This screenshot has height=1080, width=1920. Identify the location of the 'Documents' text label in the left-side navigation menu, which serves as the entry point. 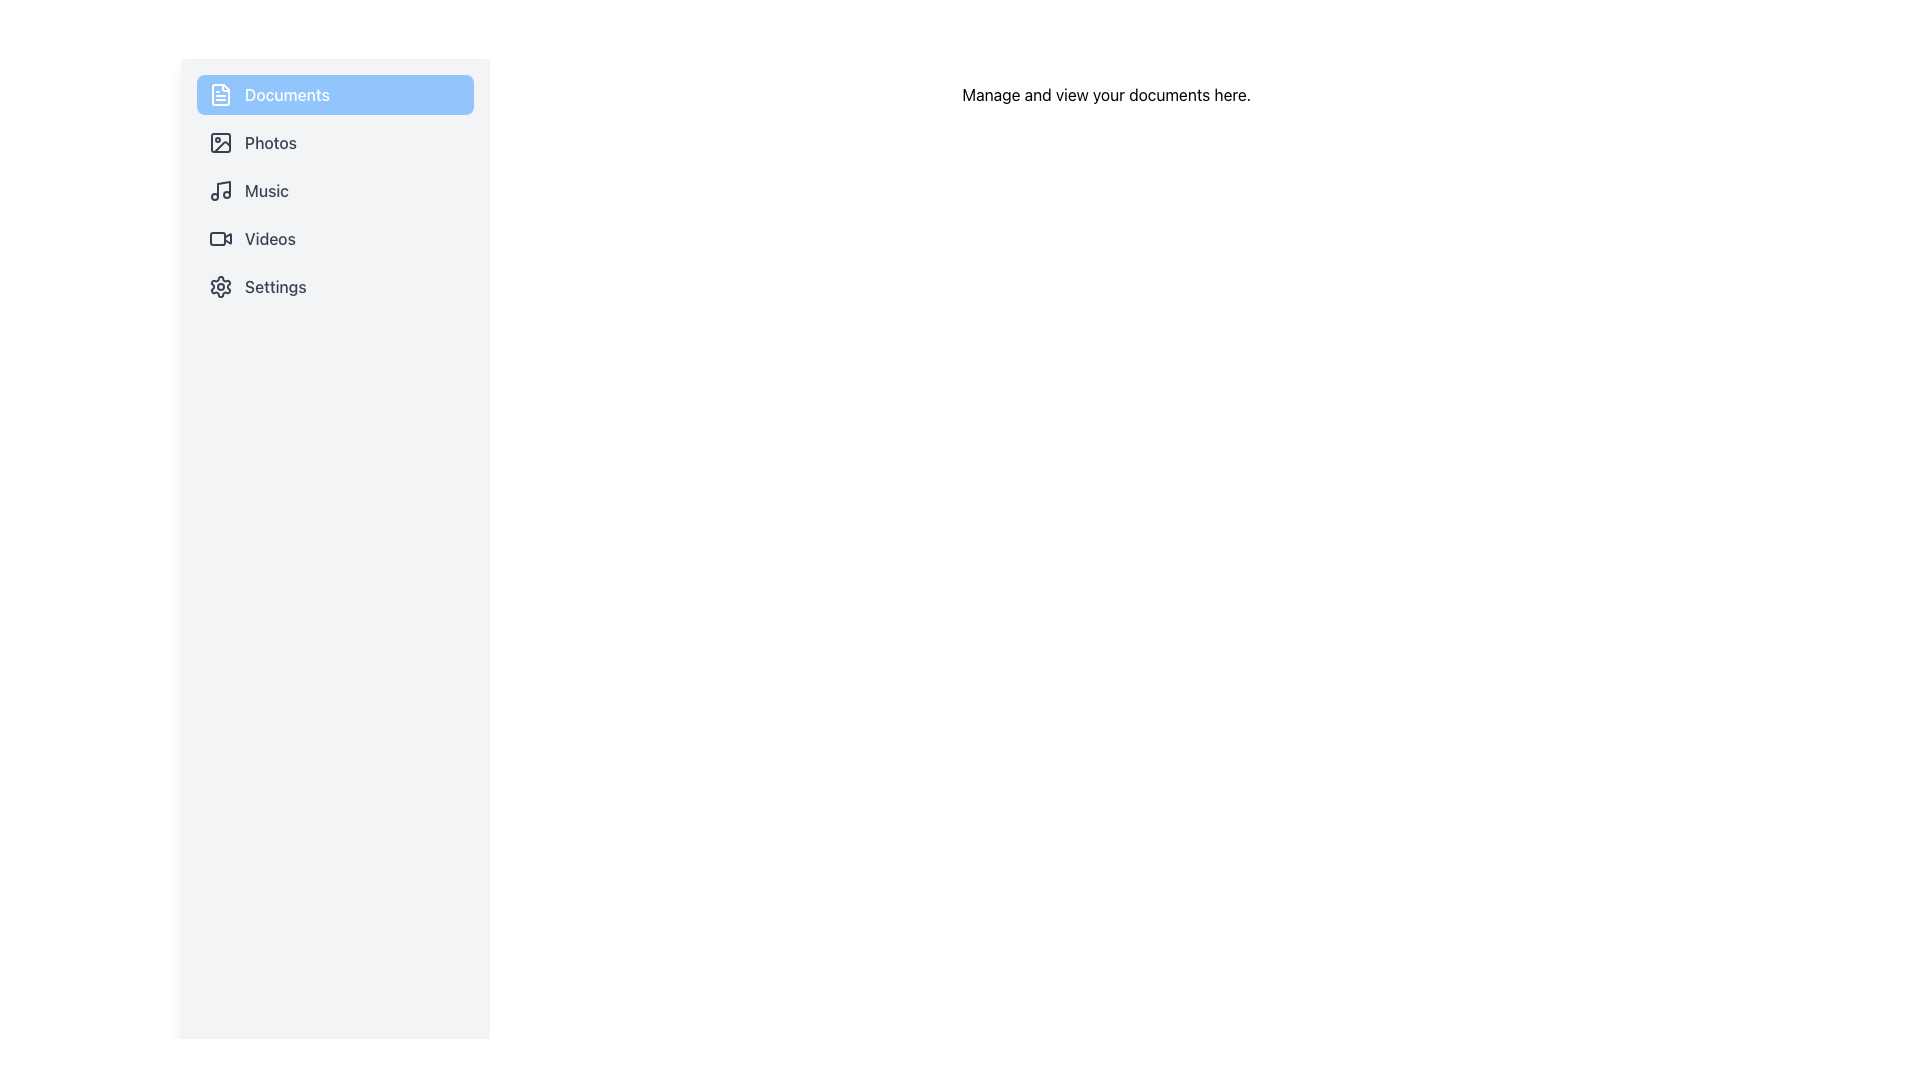
(286, 95).